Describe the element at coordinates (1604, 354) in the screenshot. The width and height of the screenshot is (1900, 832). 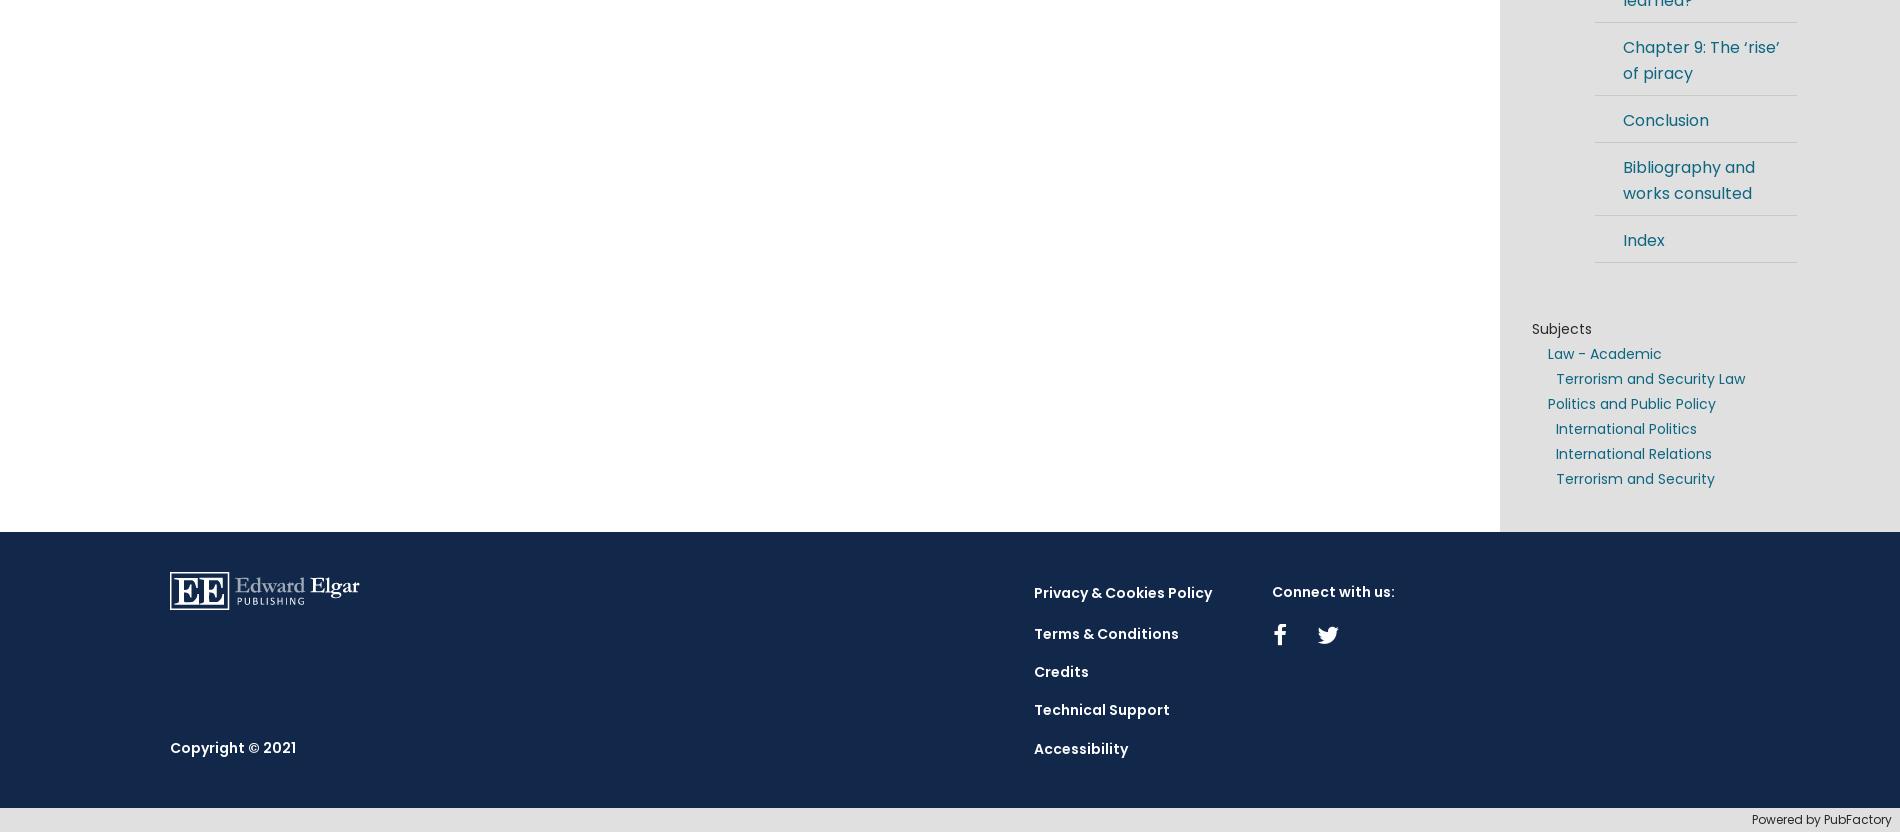
I see `'Law - Academic'` at that location.